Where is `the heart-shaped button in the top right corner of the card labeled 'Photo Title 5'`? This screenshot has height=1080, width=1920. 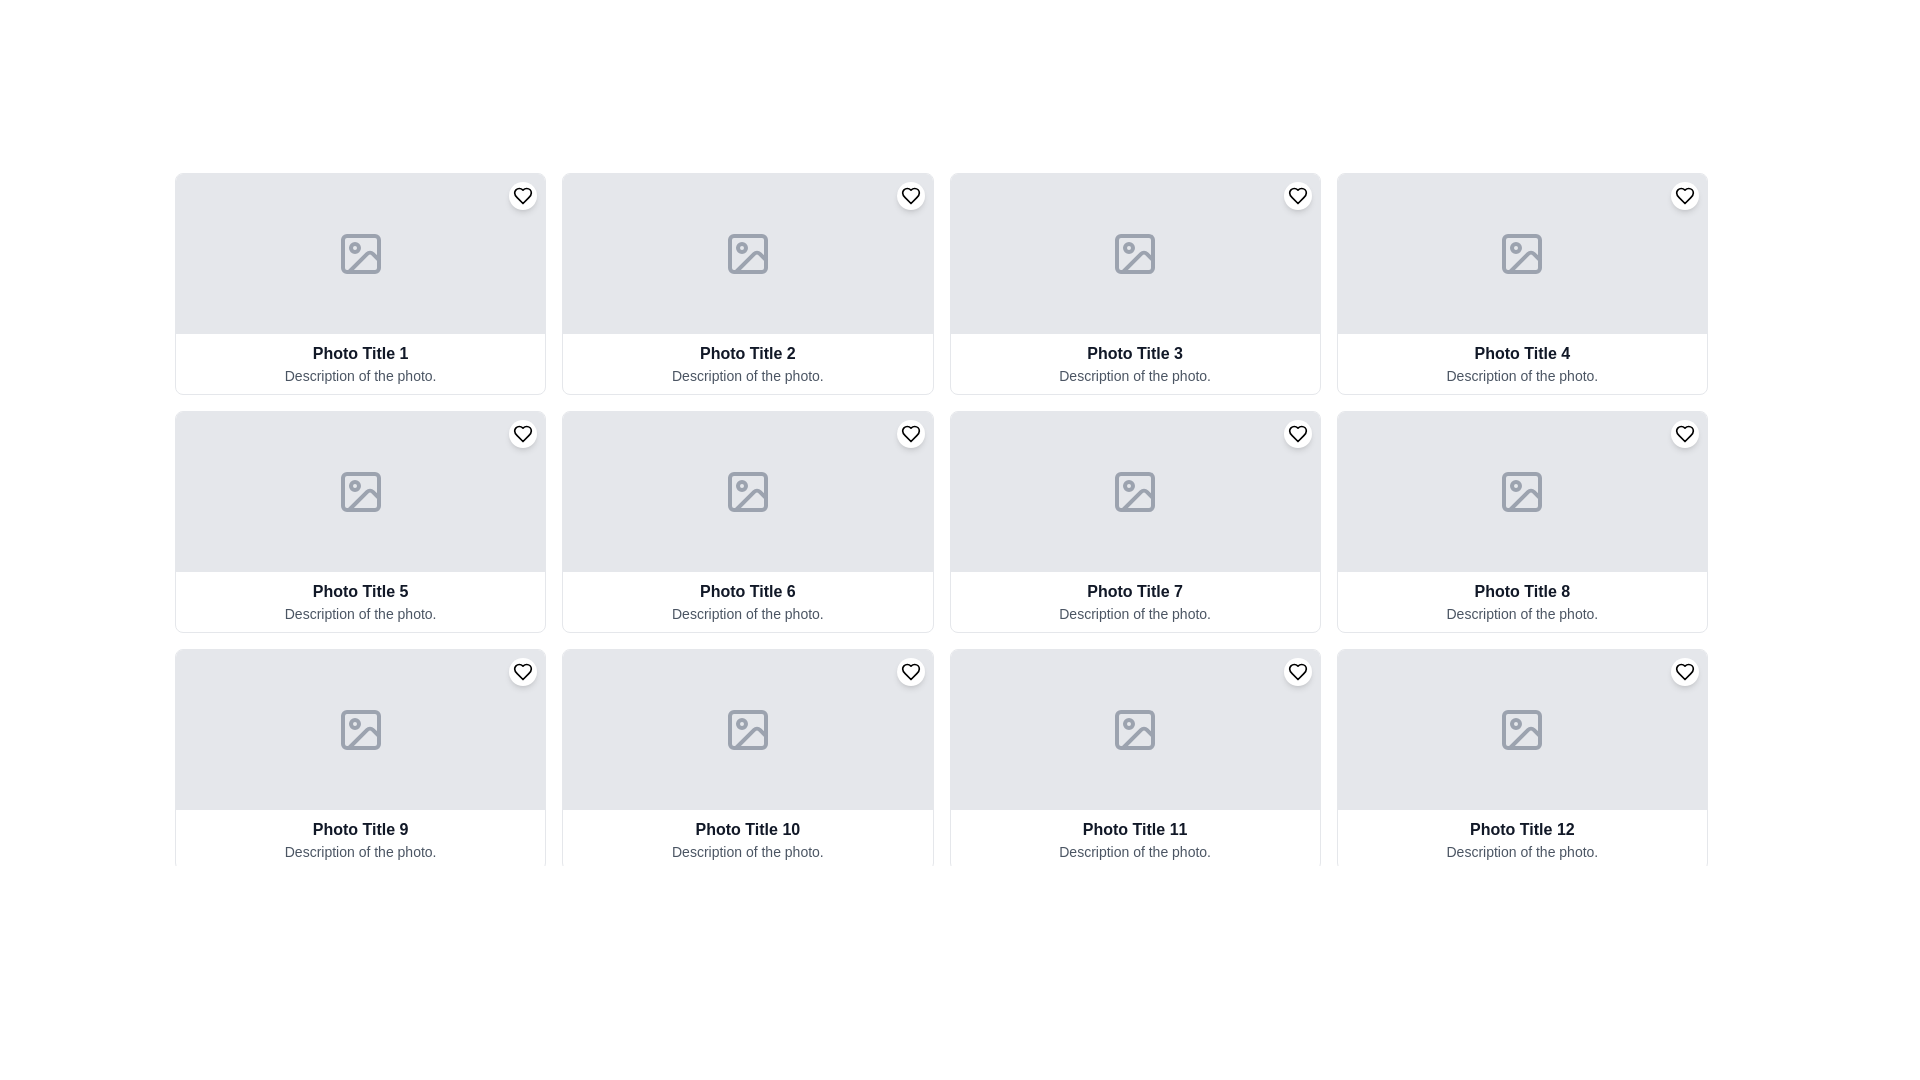
the heart-shaped button in the top right corner of the card labeled 'Photo Title 5' is located at coordinates (523, 433).